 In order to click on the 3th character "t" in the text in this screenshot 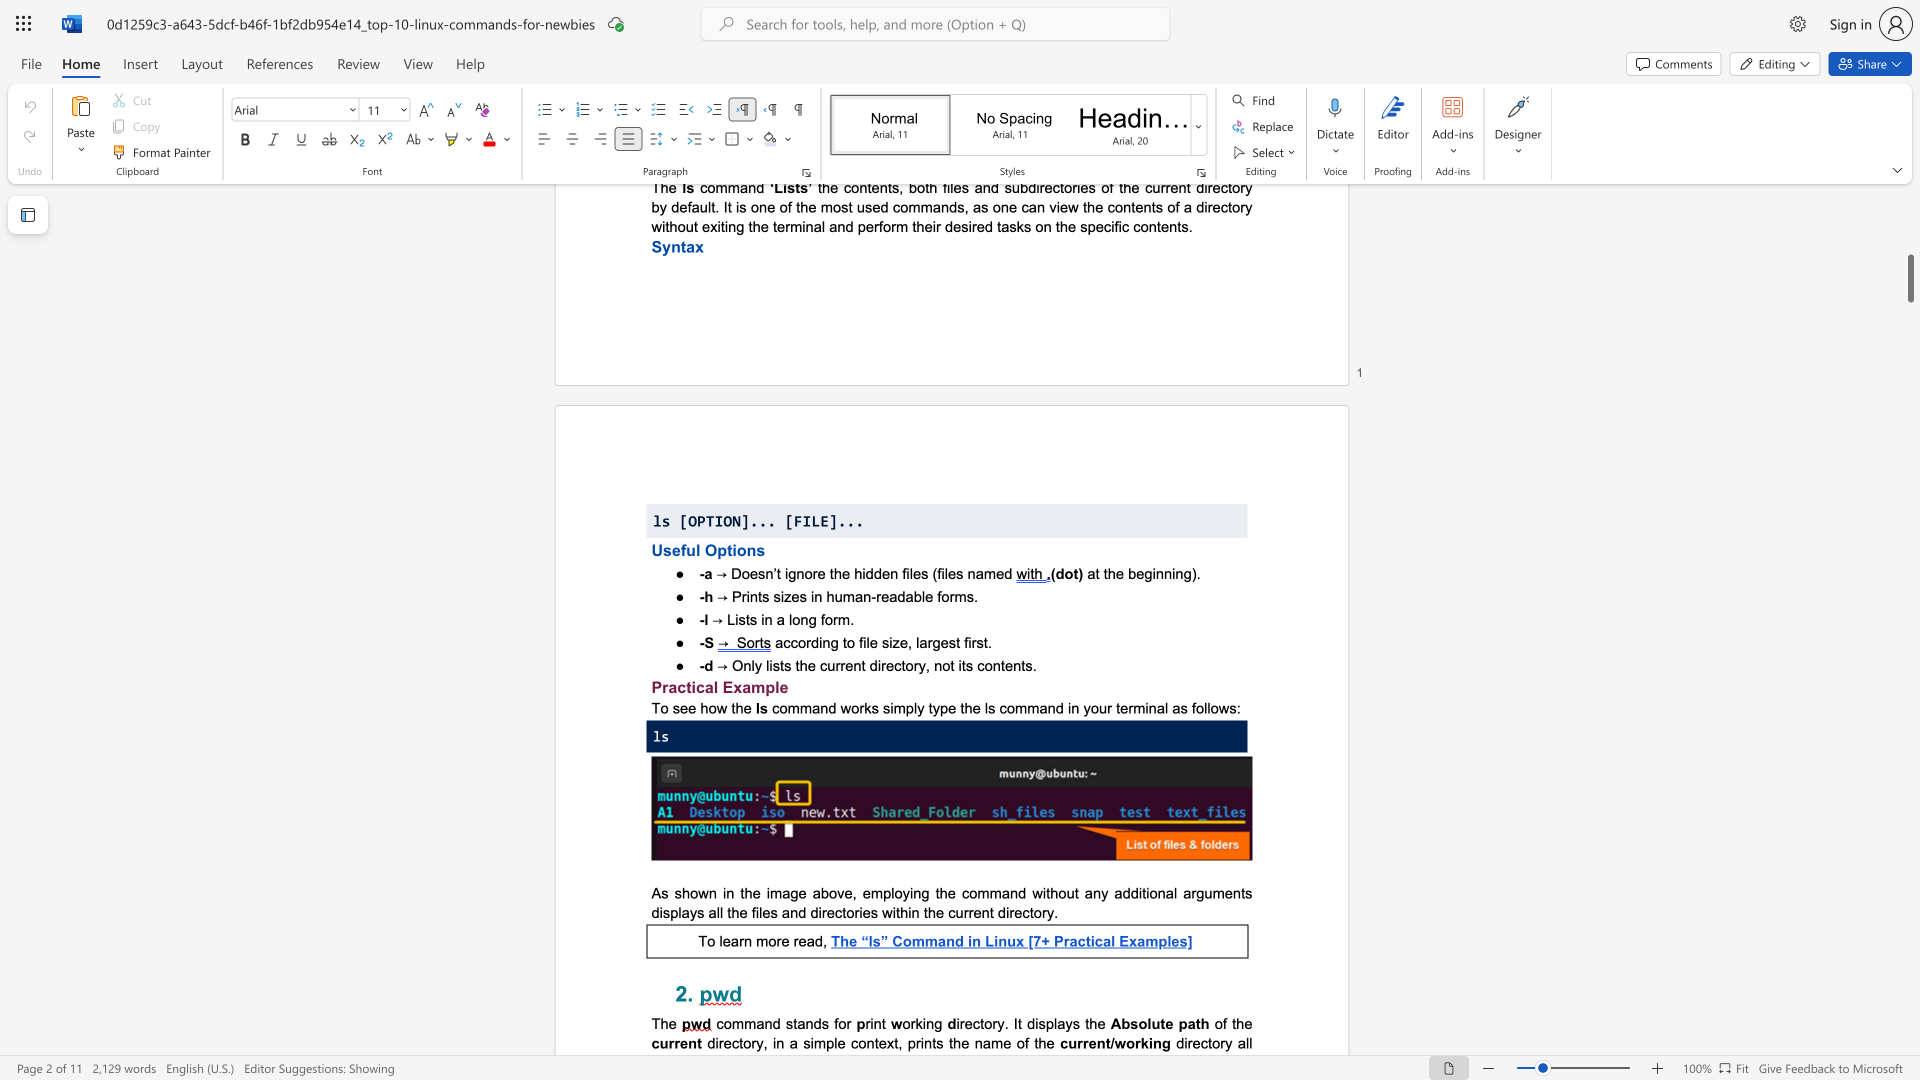, I will do `click(1047, 892)`.